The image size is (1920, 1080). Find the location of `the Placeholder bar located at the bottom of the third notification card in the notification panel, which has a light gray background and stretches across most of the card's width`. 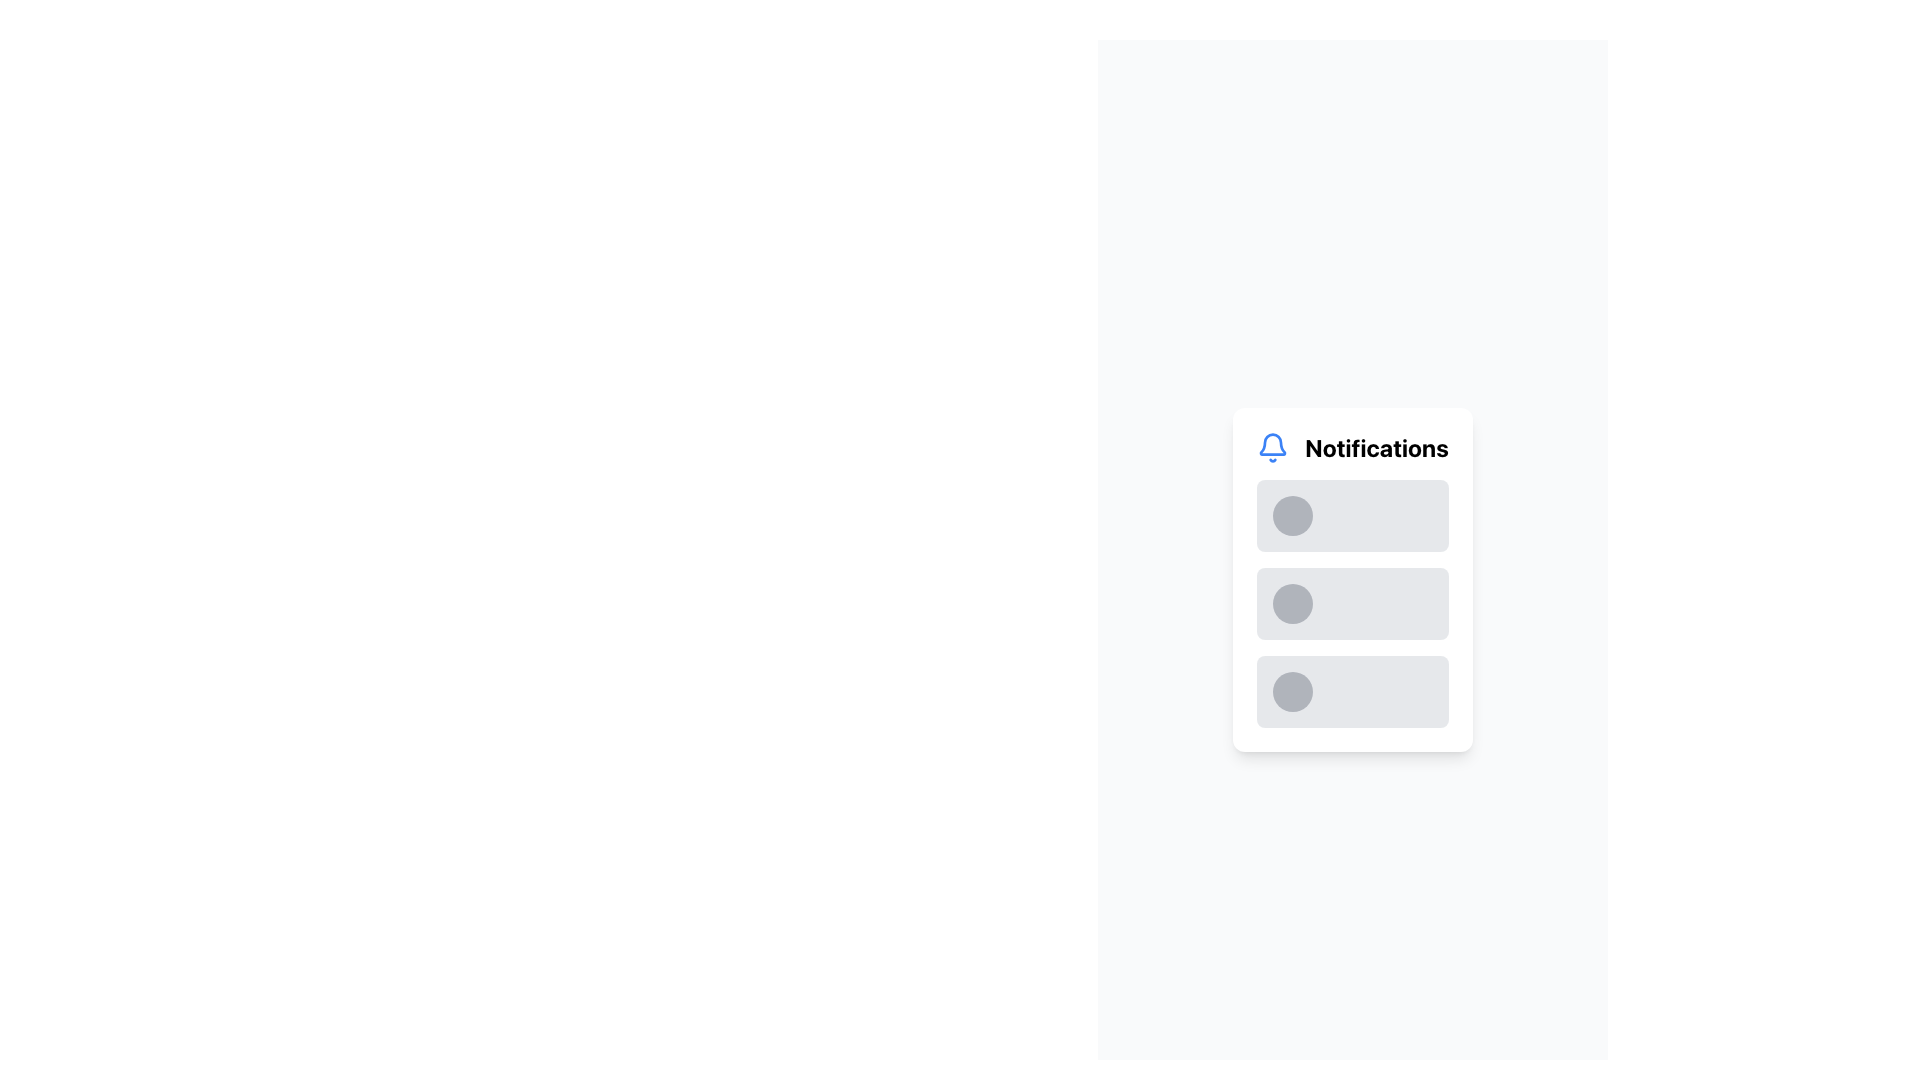

the Placeholder bar located at the bottom of the third notification card in the notification panel, which has a light gray background and stretches across most of the card's width is located at coordinates (1380, 690).